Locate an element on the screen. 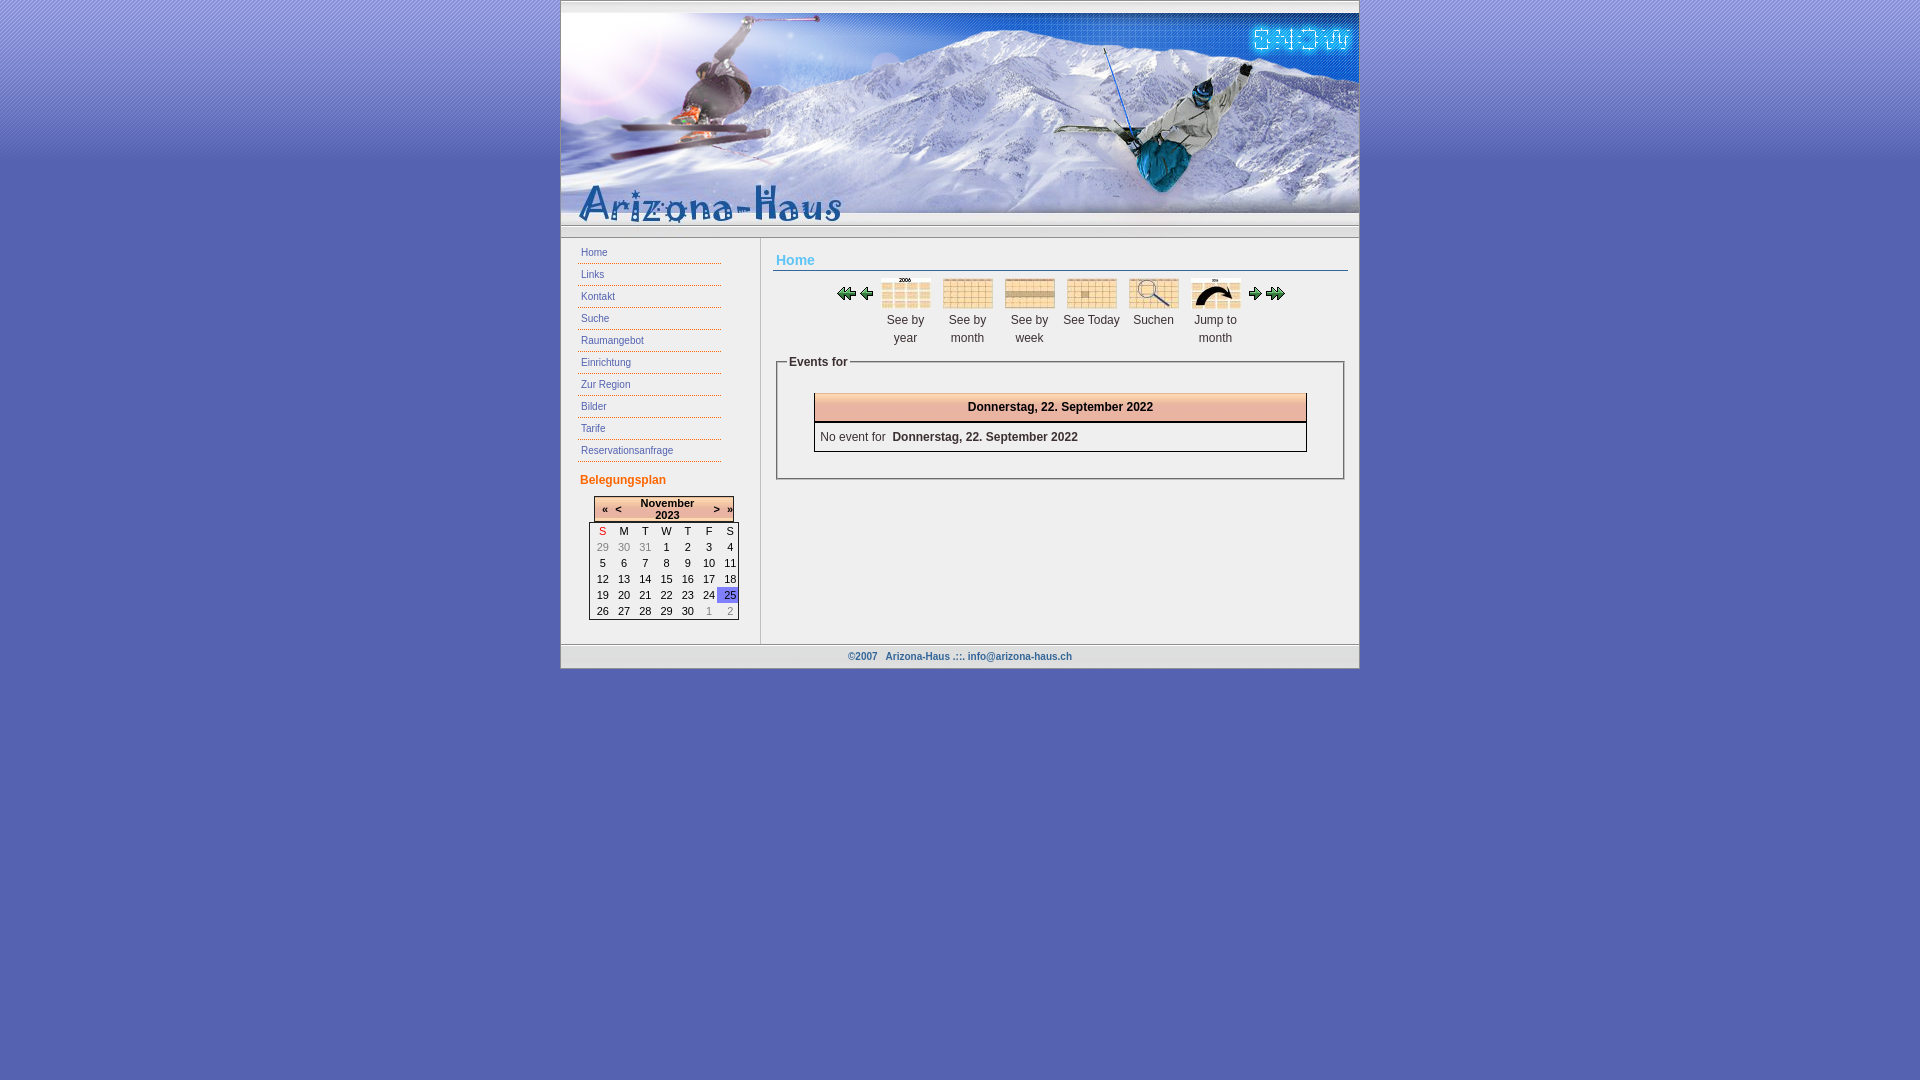 The height and width of the screenshot is (1080, 1920). '3' is located at coordinates (709, 547).